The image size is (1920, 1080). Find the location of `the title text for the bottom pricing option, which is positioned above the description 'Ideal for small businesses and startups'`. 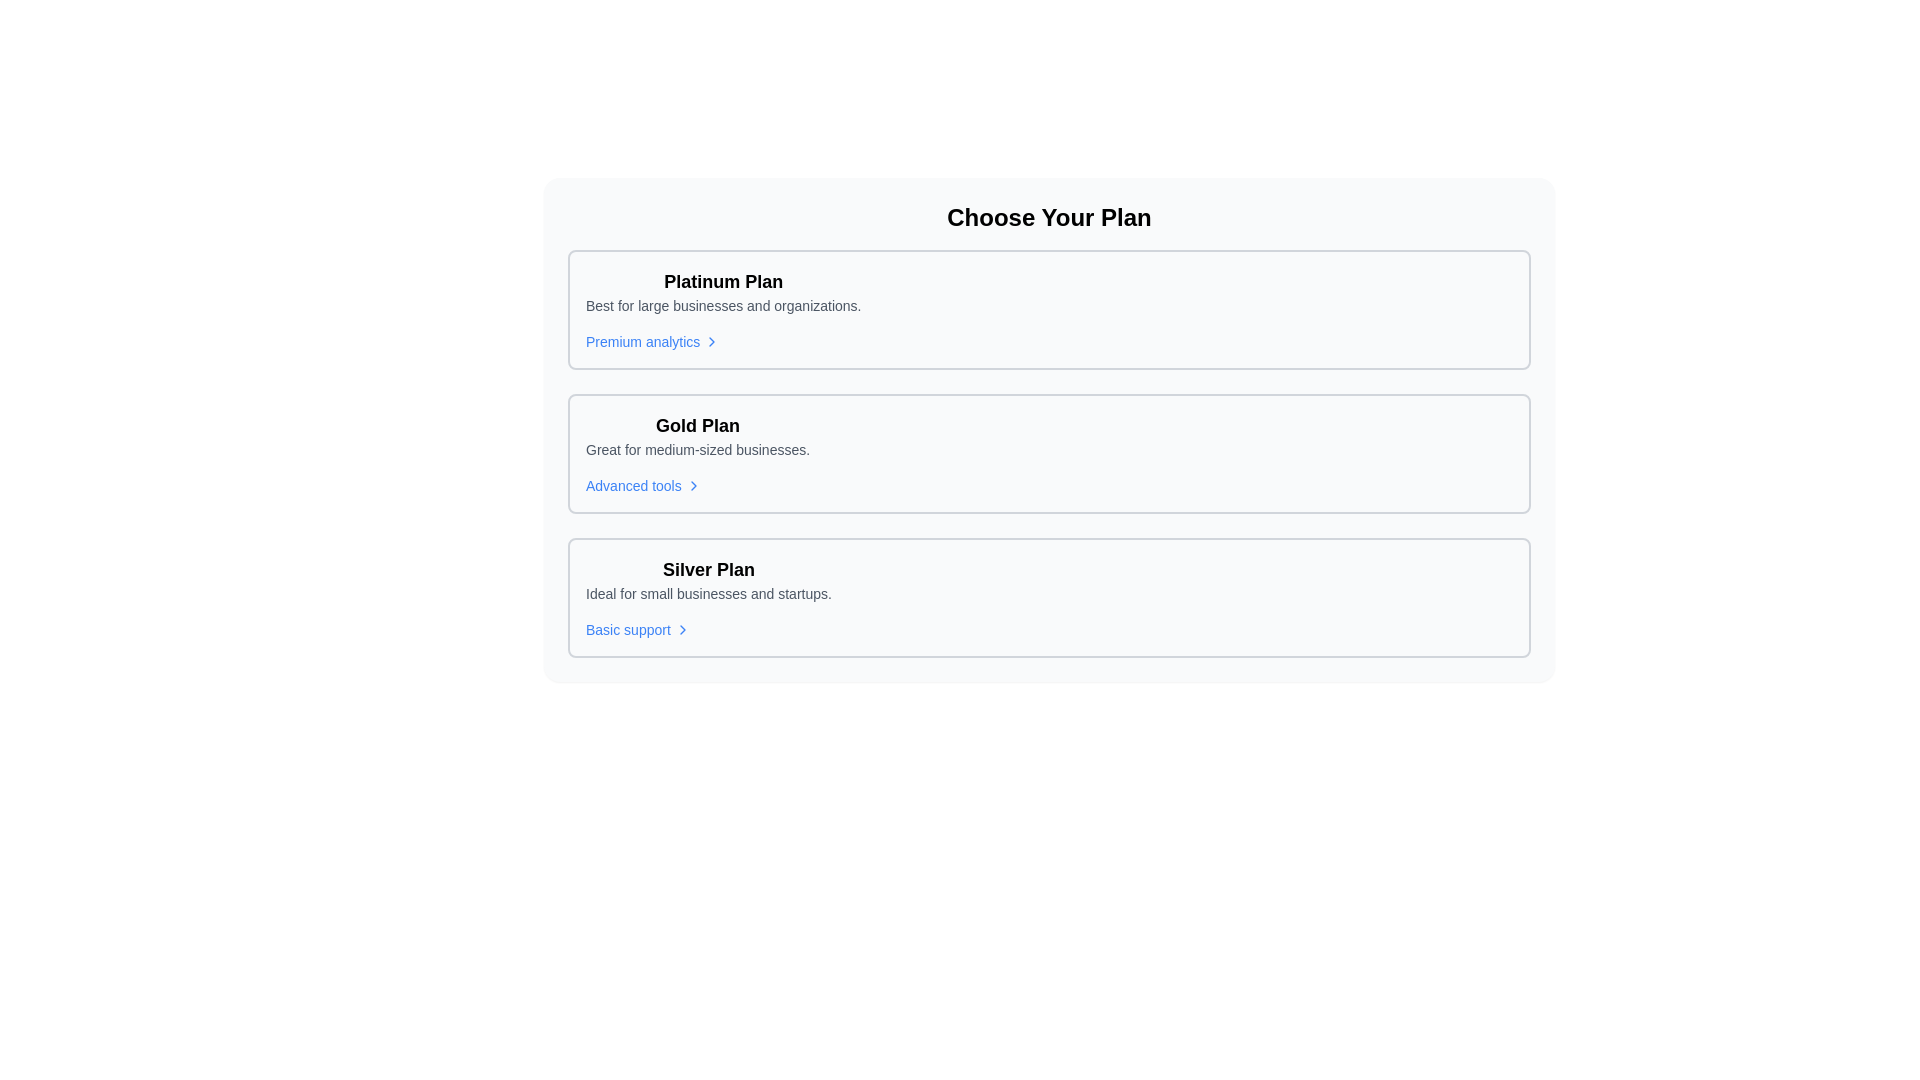

the title text for the bottom pricing option, which is positioned above the description 'Ideal for small businesses and startups' is located at coordinates (708, 570).